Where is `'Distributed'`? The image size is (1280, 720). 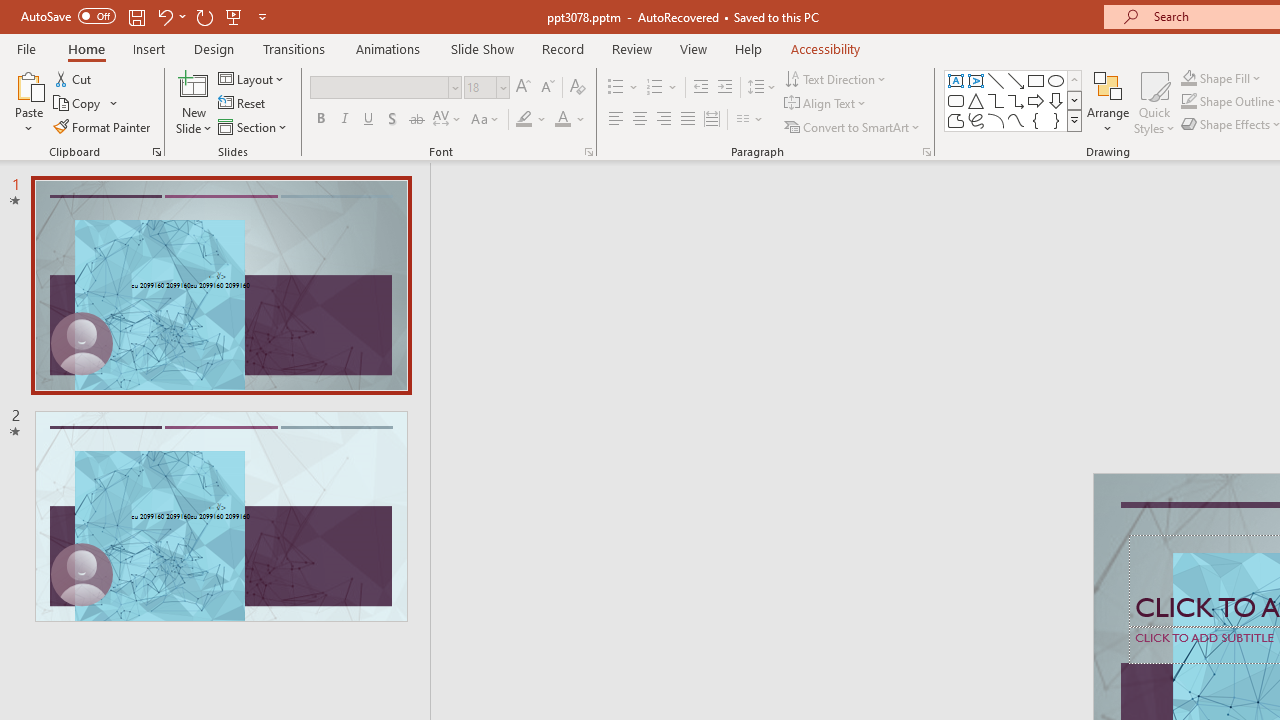 'Distributed' is located at coordinates (712, 119).